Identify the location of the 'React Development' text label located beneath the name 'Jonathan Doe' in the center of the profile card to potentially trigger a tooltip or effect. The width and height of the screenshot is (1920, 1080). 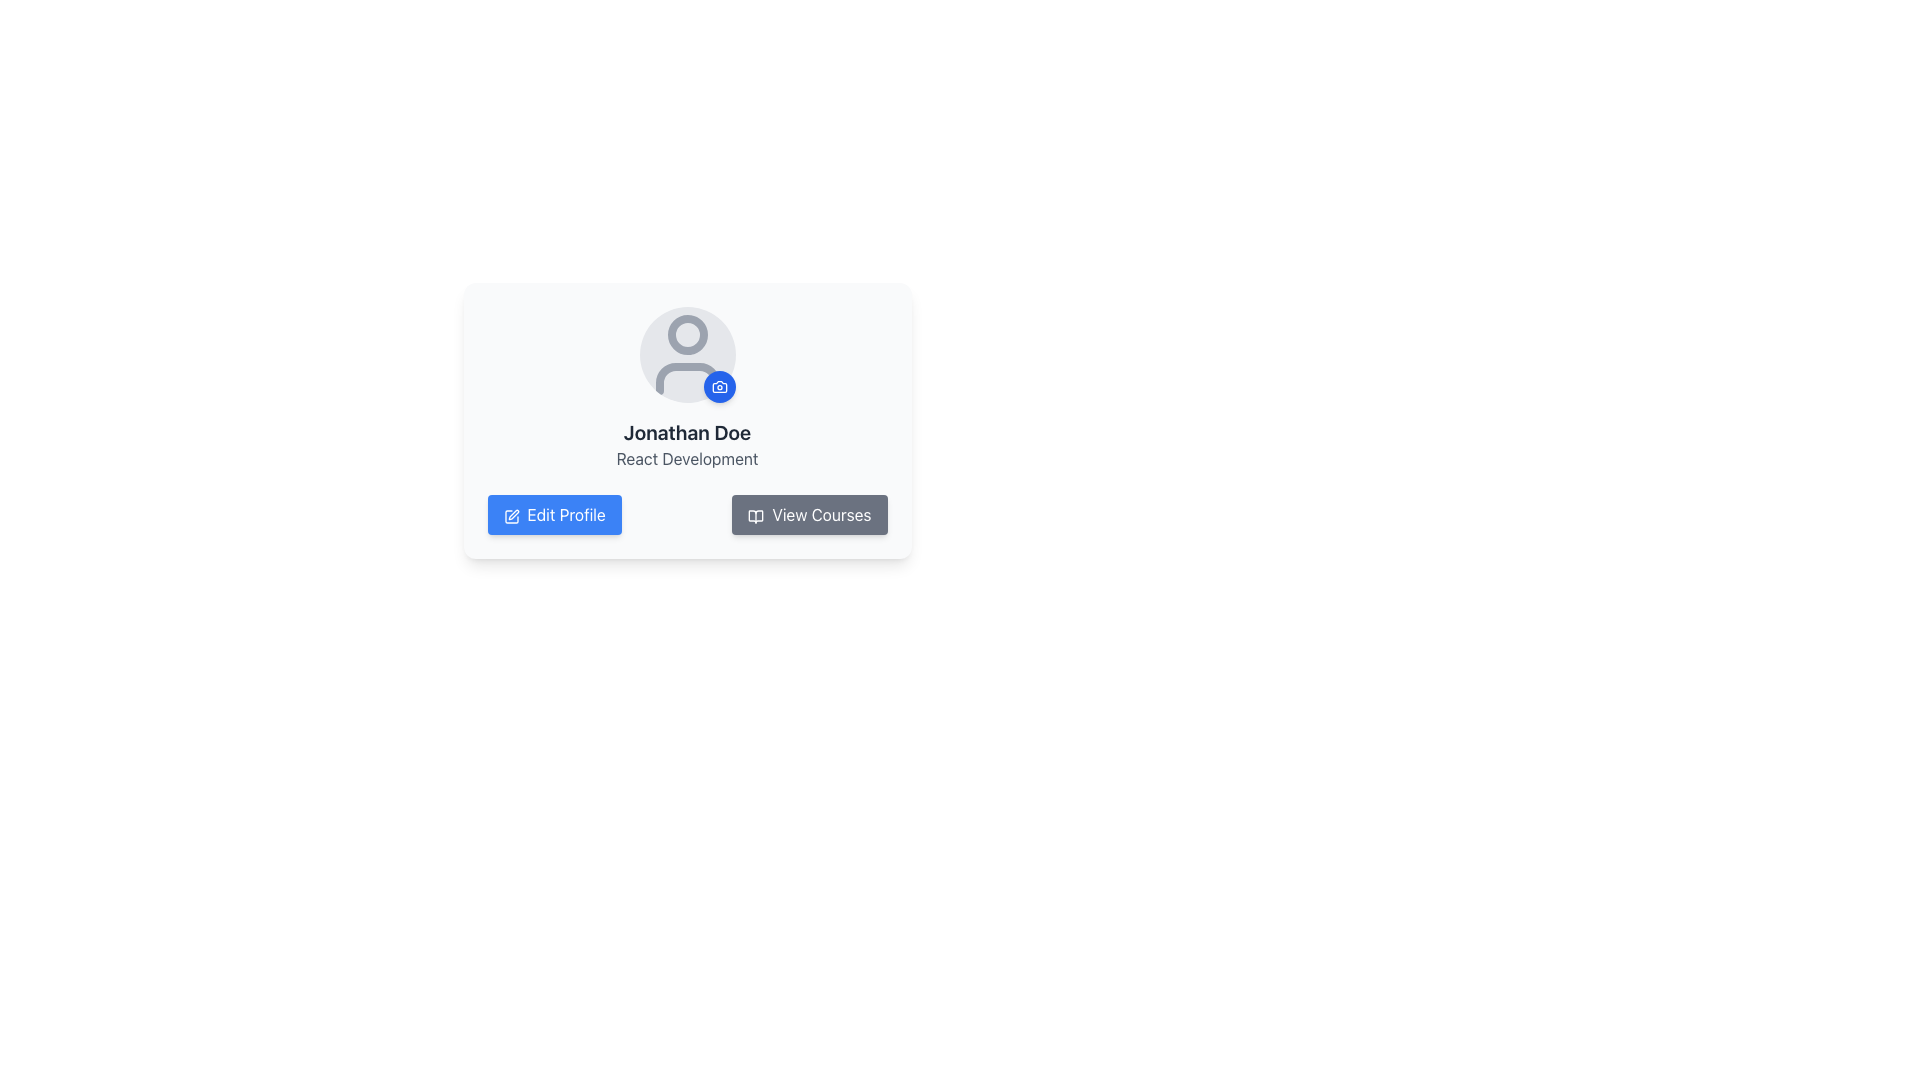
(687, 459).